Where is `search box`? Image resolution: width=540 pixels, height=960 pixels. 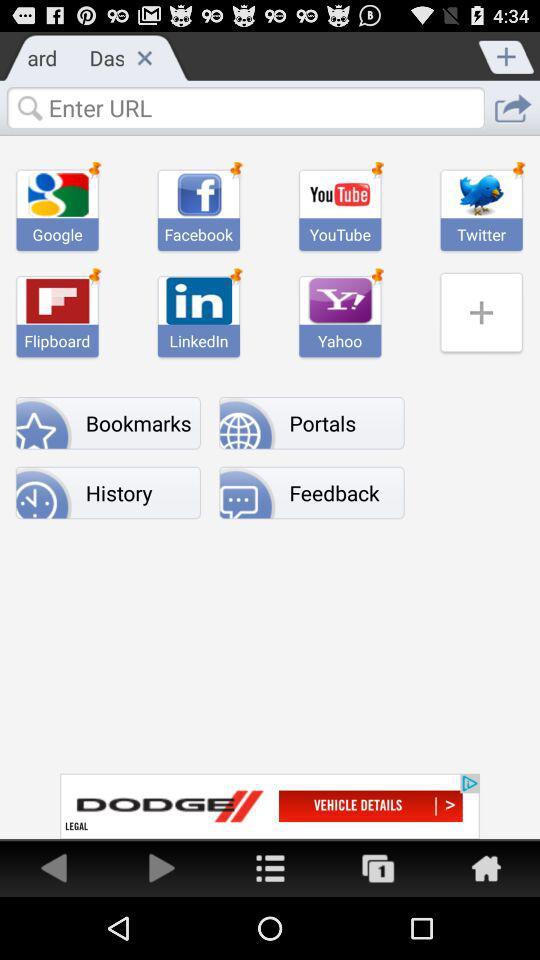
search box is located at coordinates (245, 107).